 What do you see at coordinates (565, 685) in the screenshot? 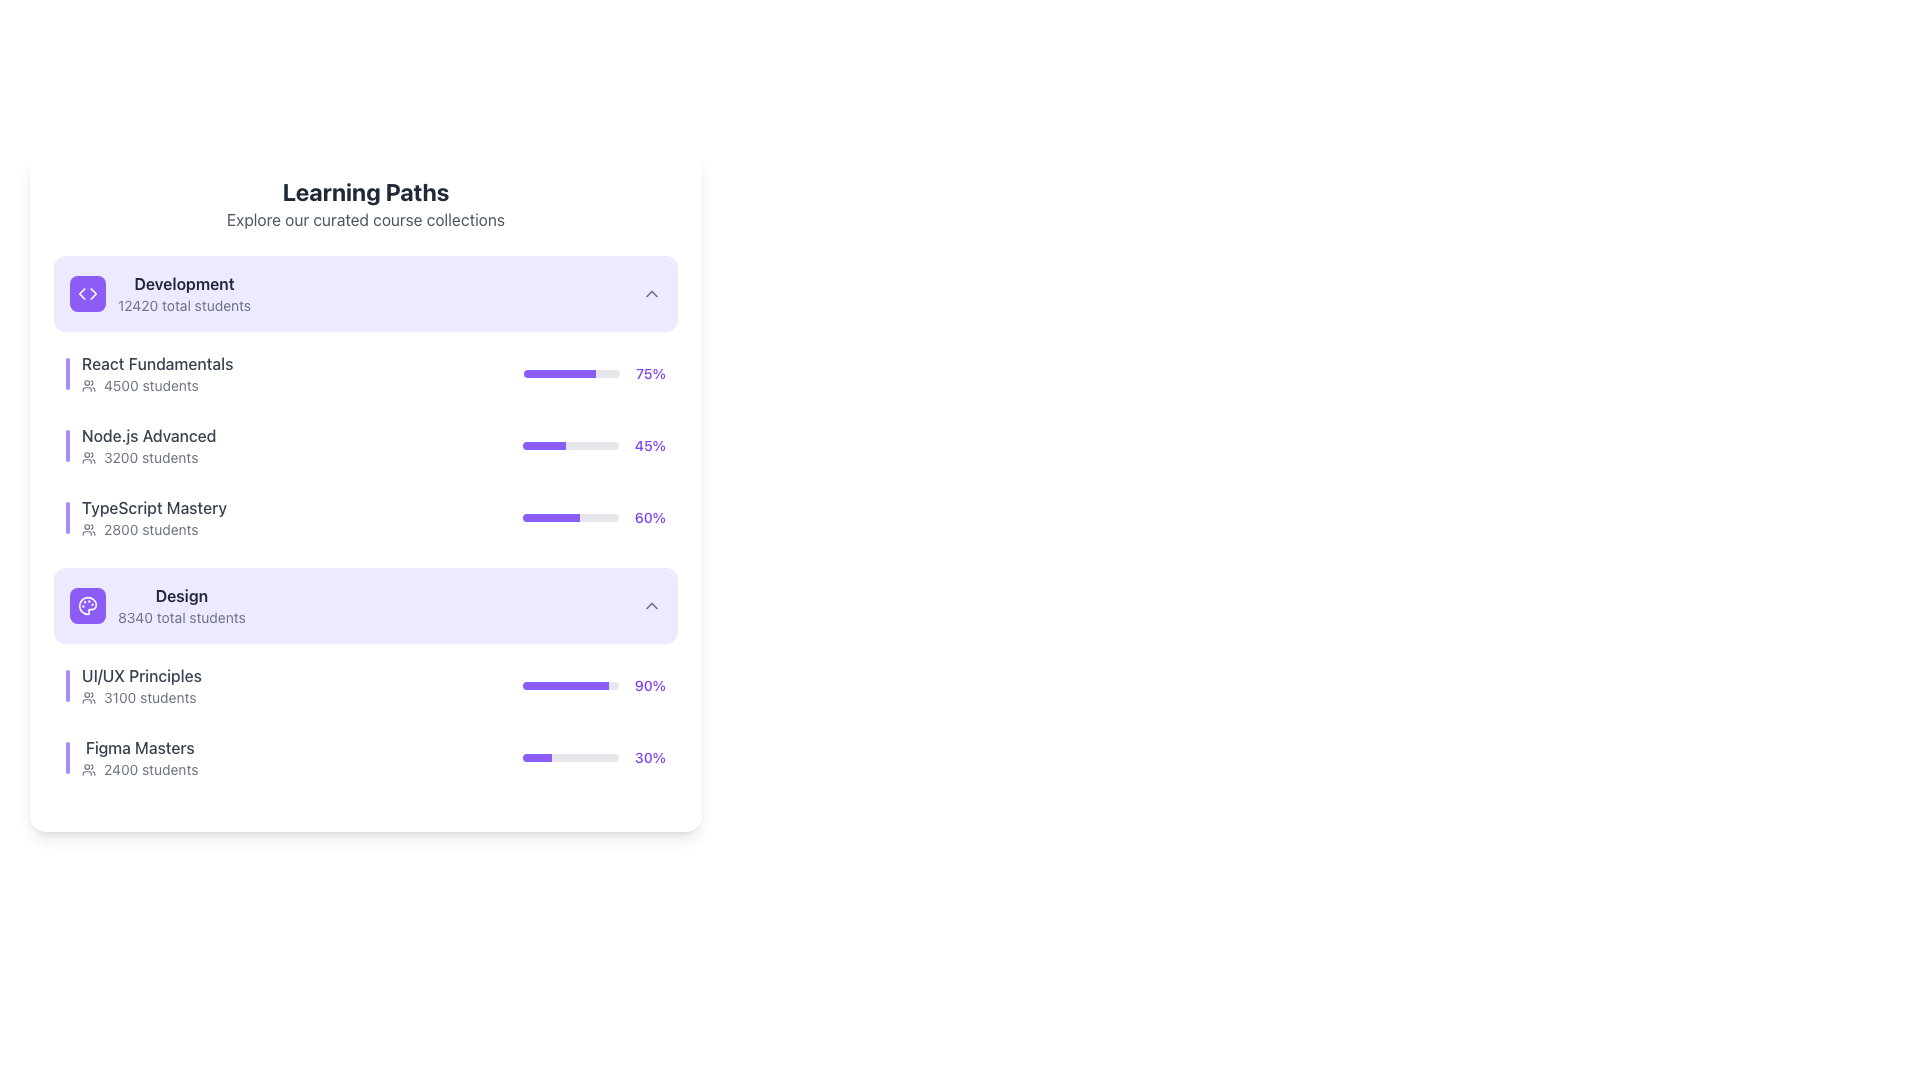
I see `the violet-colored progress bar segment that is filling approximately 90% of its containing bar, located below the 'UI/UX Principles' text in the 'Design' category` at bounding box center [565, 685].